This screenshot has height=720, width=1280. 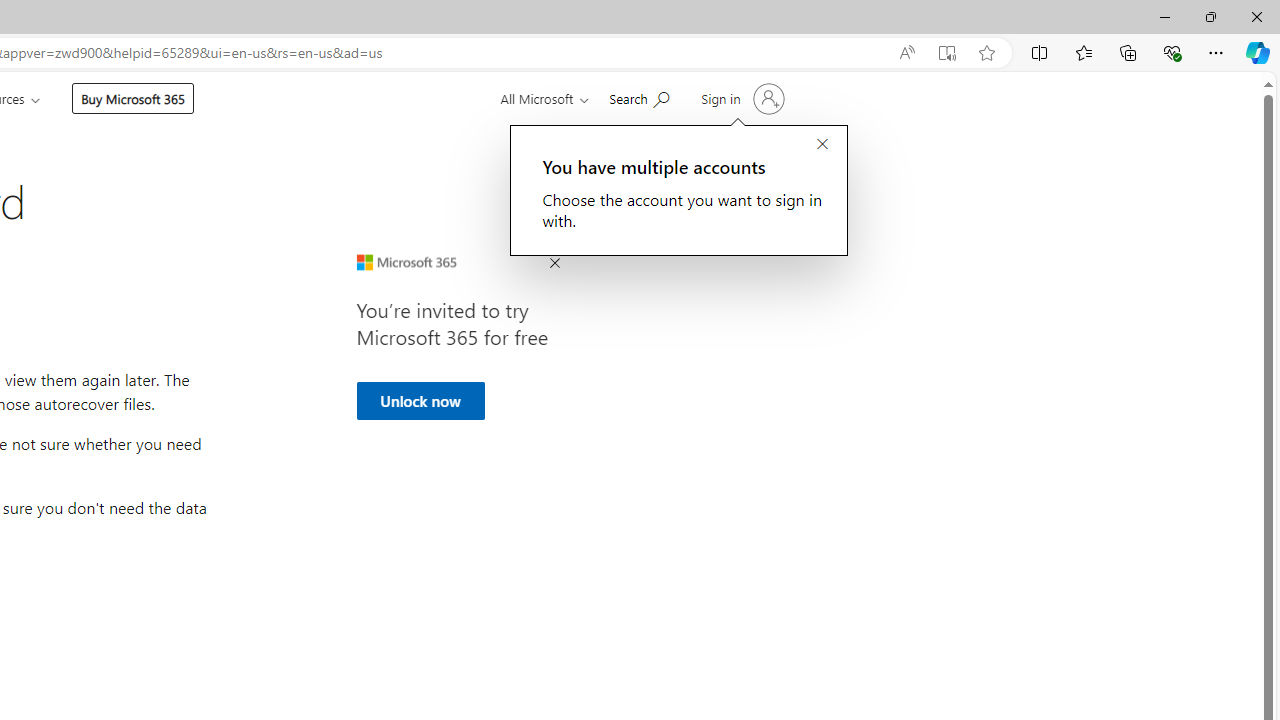 What do you see at coordinates (132, 98) in the screenshot?
I see `'Buy Microsoft 365'` at bounding box center [132, 98].